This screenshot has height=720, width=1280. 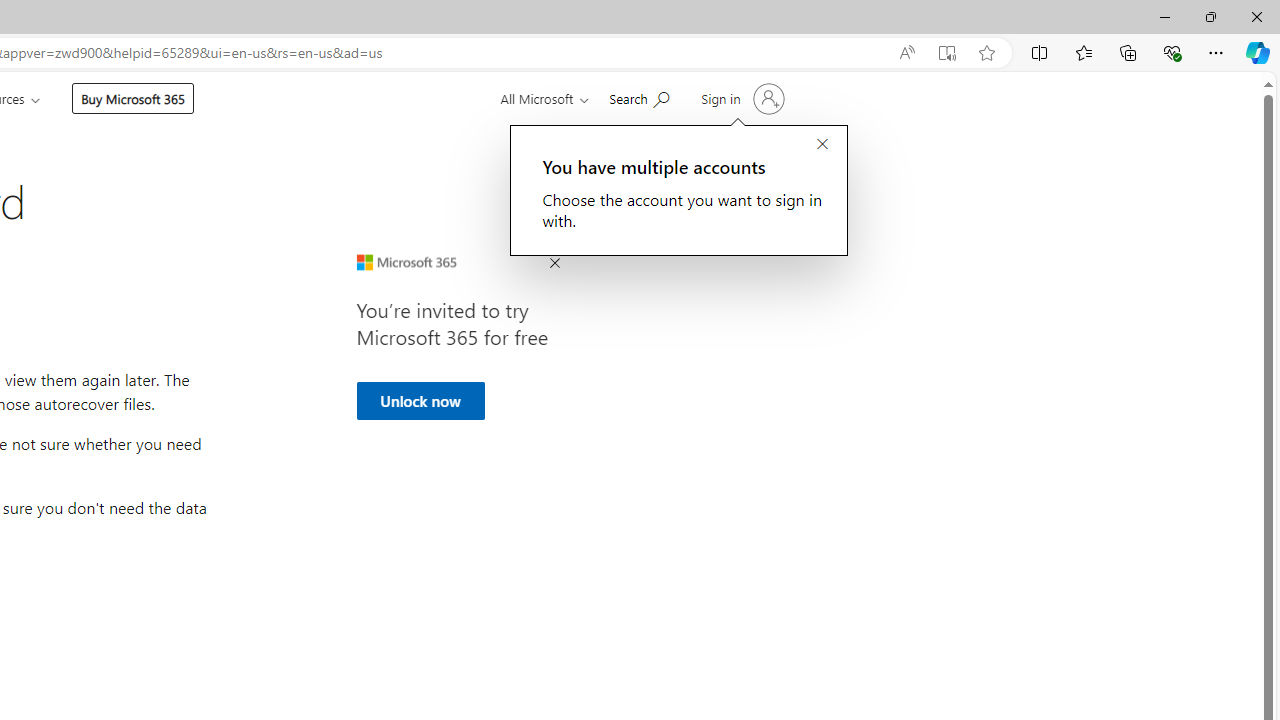 What do you see at coordinates (132, 98) in the screenshot?
I see `'Buy Microsoft 365'` at bounding box center [132, 98].